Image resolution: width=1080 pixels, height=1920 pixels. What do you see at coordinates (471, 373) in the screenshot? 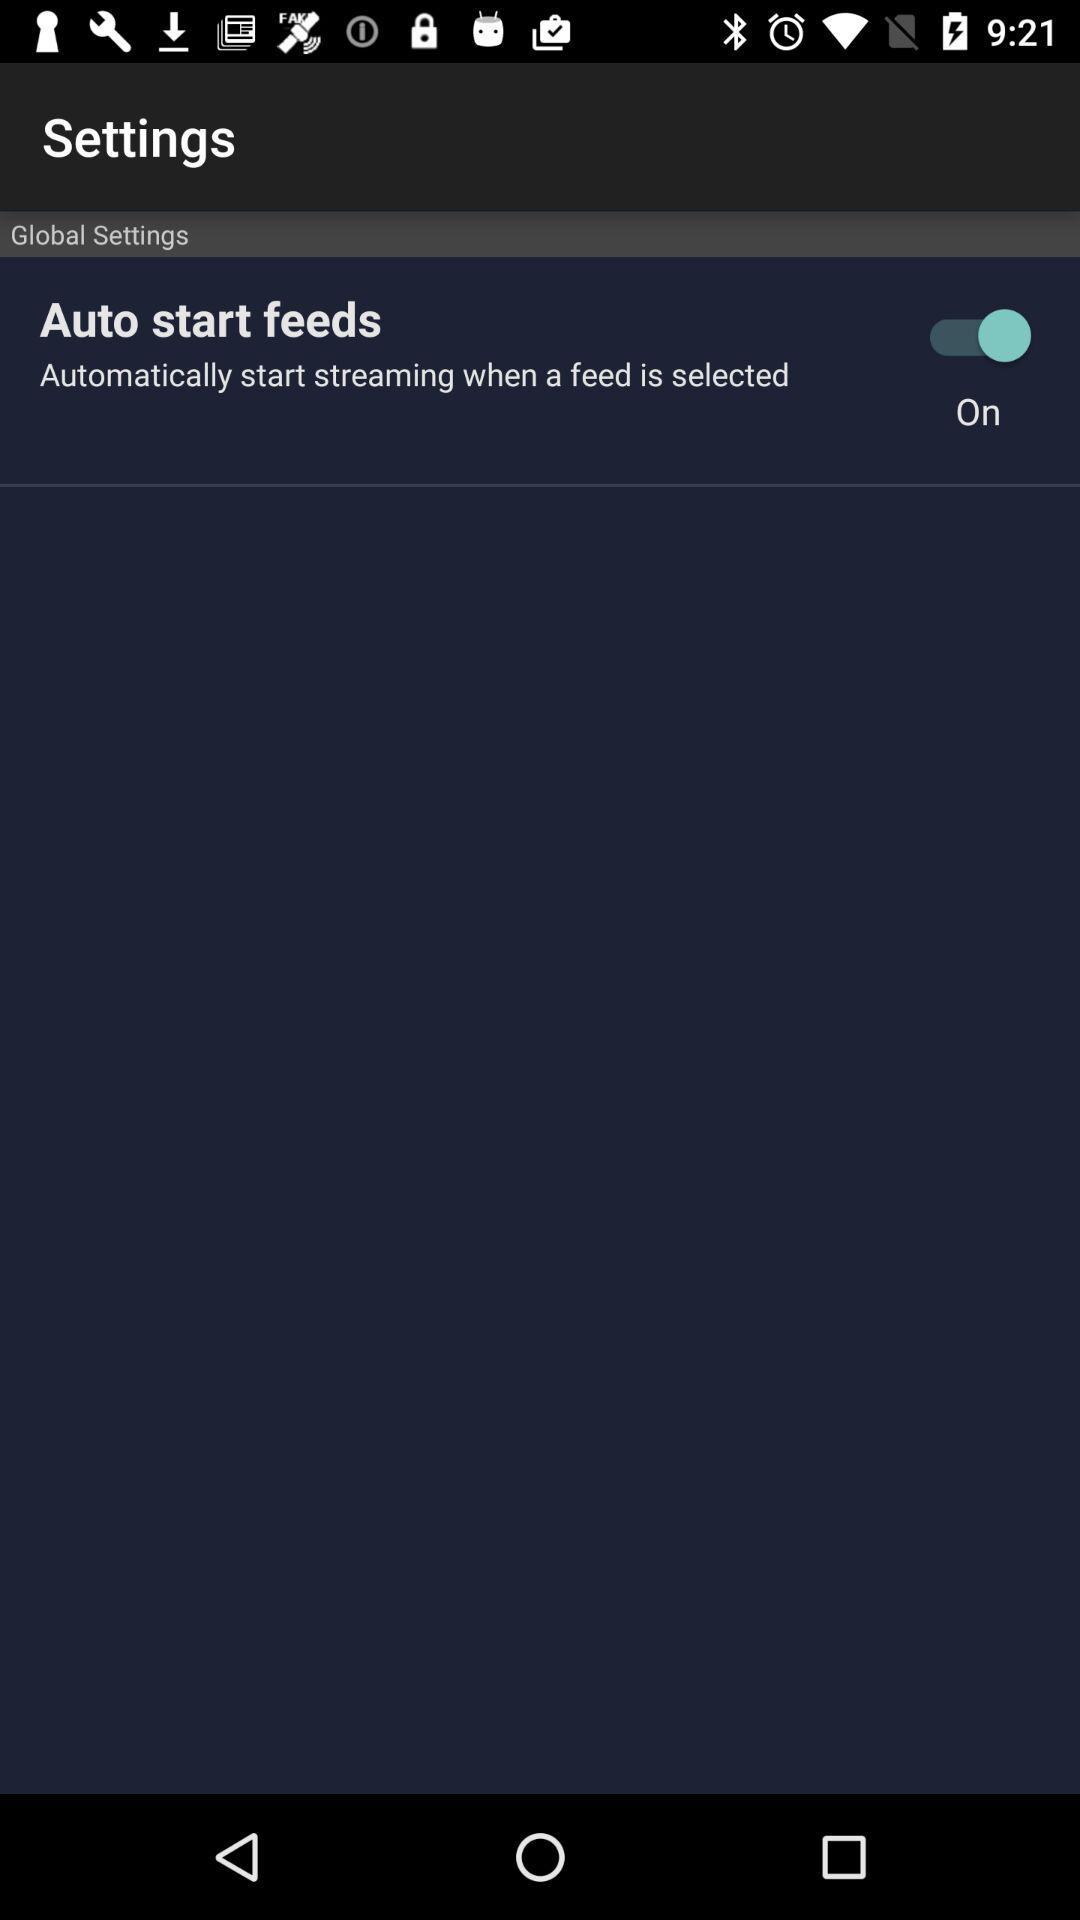
I see `automatically start streaming item` at bounding box center [471, 373].